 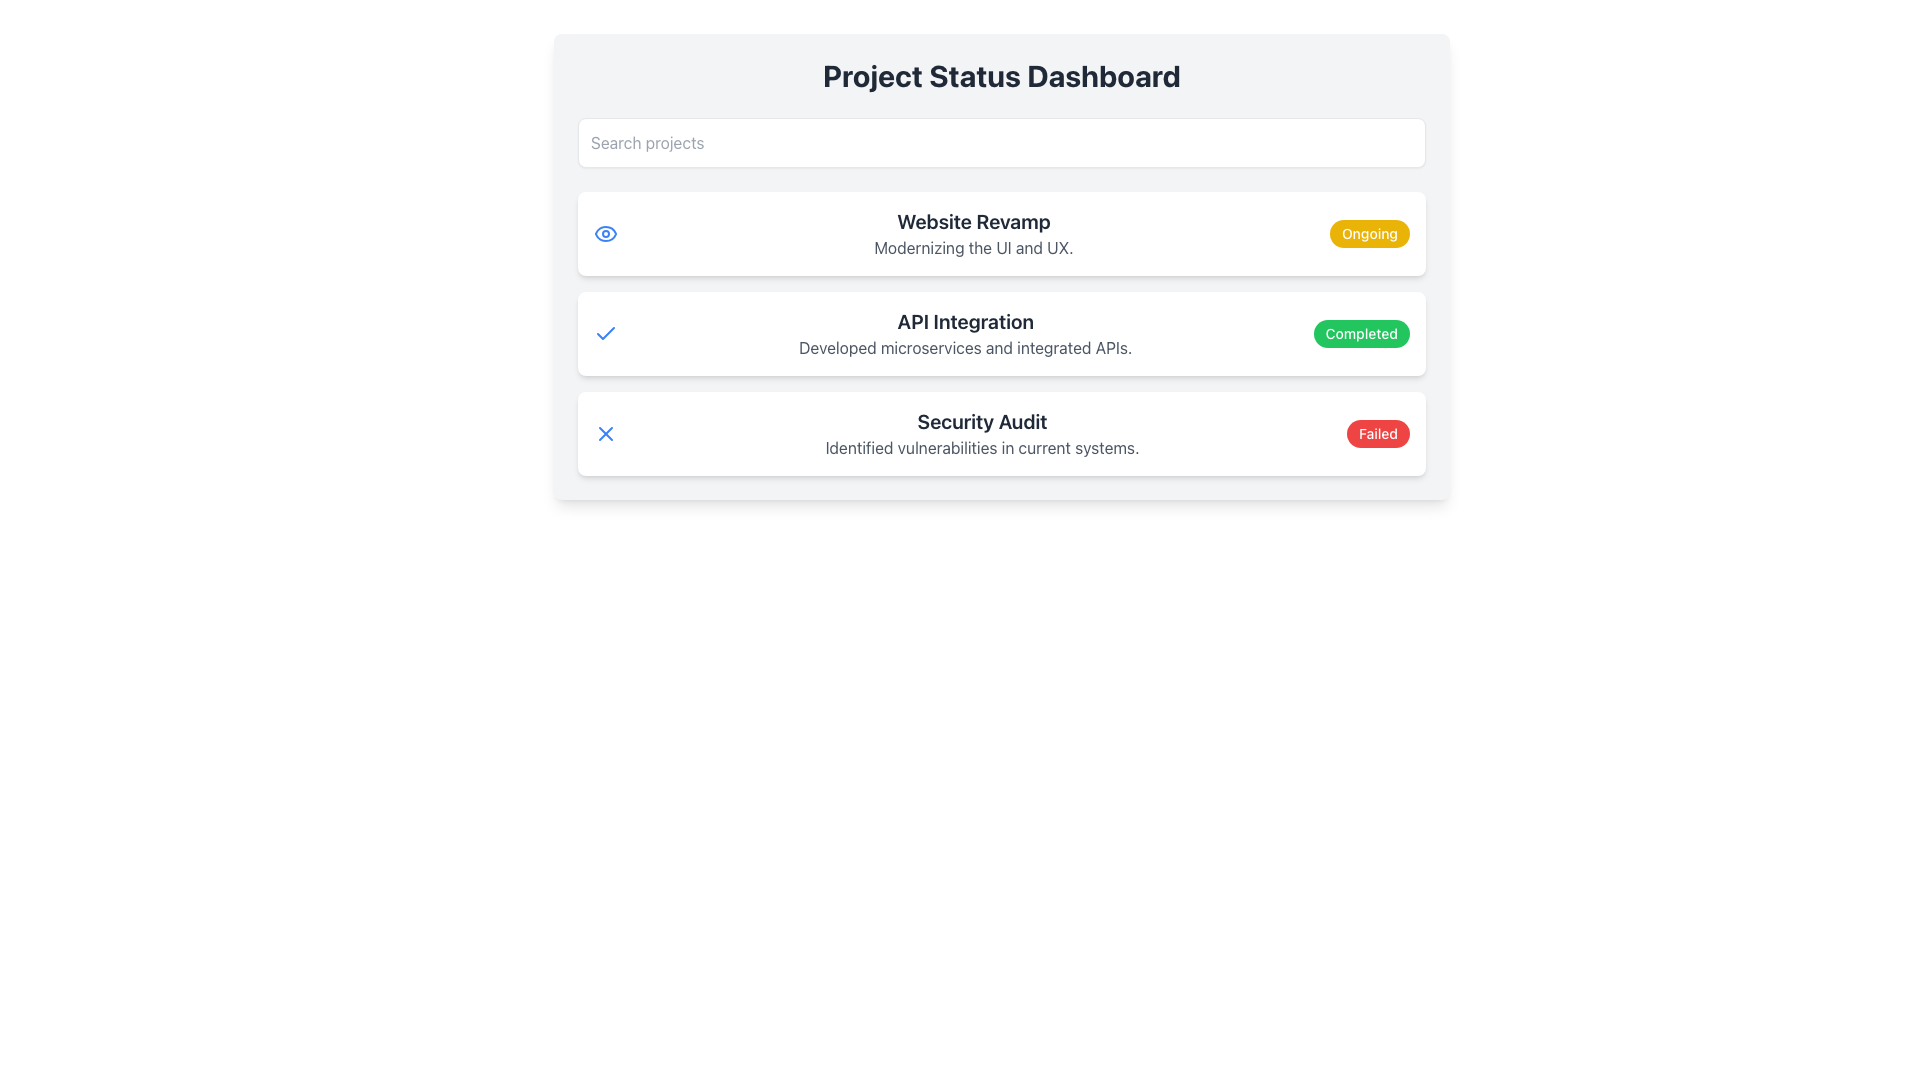 What do you see at coordinates (974, 233) in the screenshot?
I see `the Text display component that shows 'Website Revamp' in bold and 'Modernizing the UI and UX.' in a smaller font, located at the center of the project status dashboard` at bounding box center [974, 233].